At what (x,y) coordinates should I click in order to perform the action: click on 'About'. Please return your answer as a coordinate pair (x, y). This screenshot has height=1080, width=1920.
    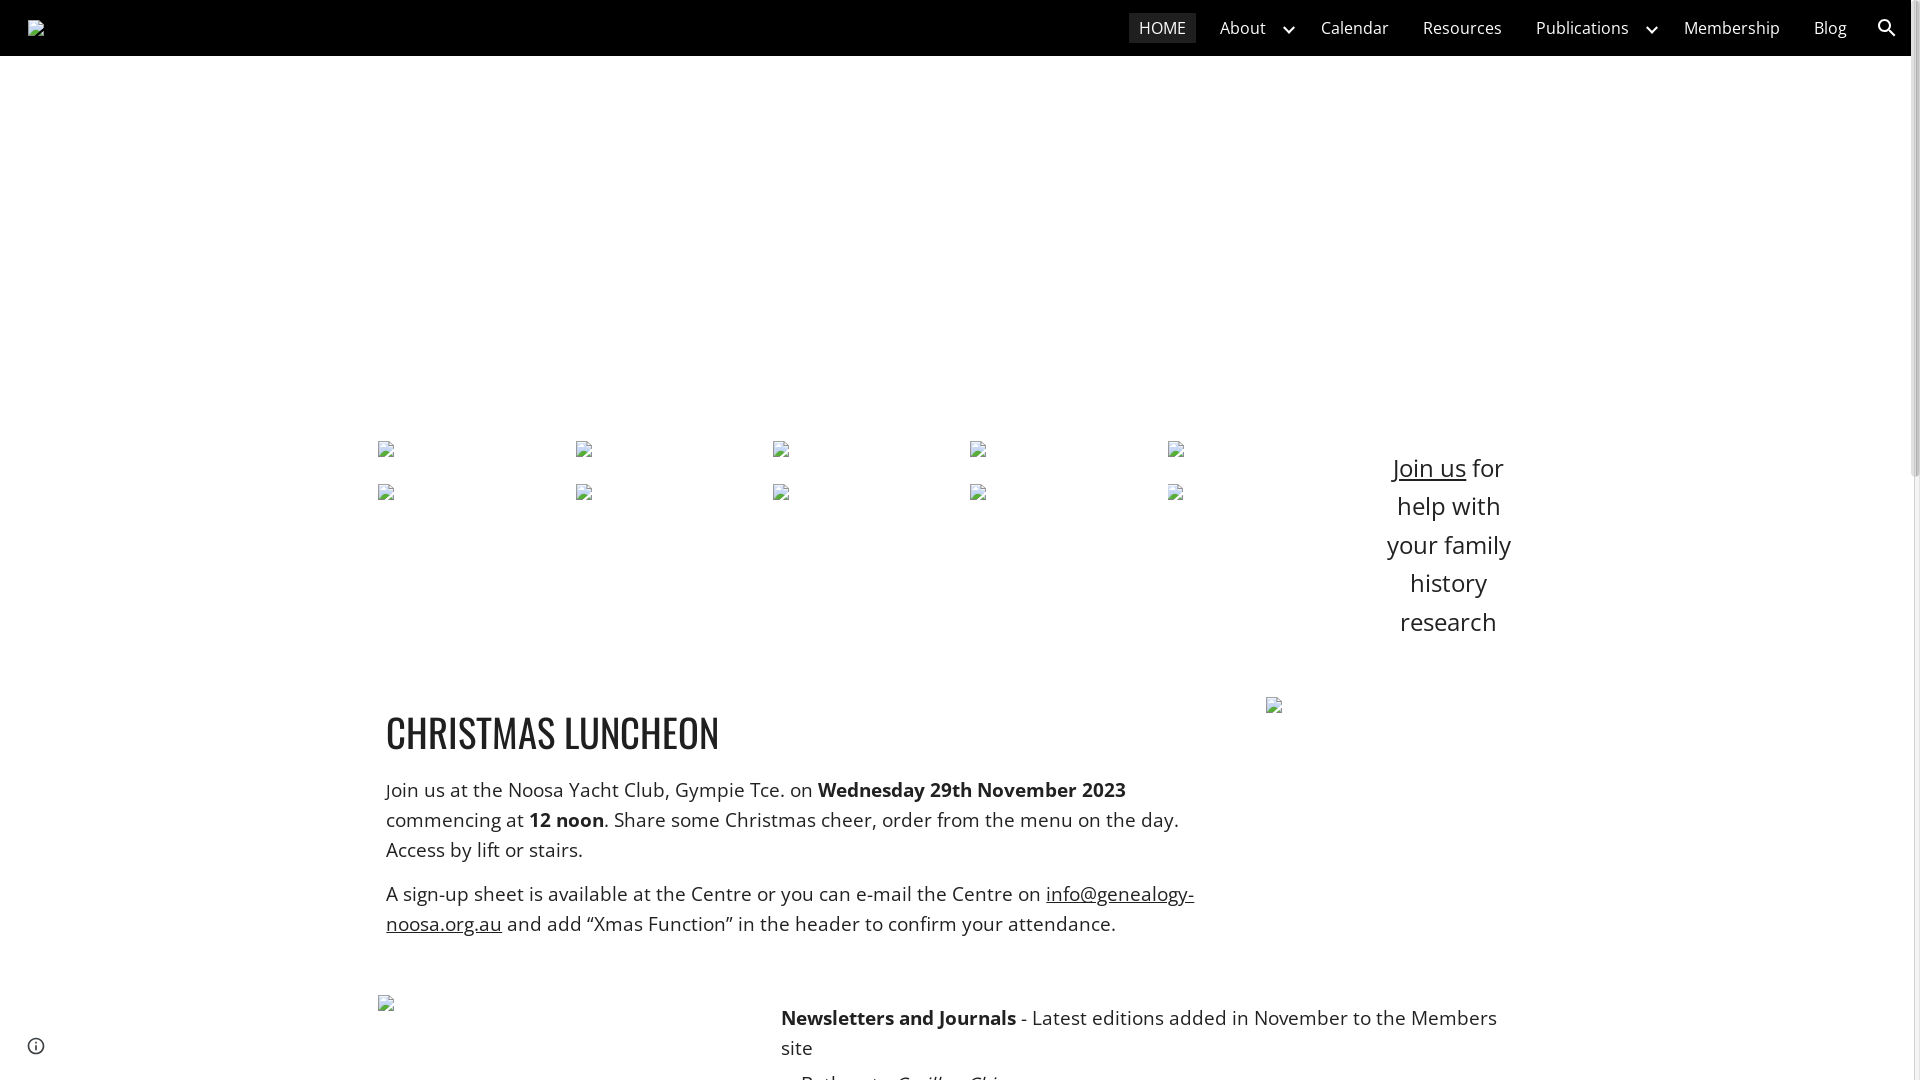
    Looking at the image, I should click on (1242, 27).